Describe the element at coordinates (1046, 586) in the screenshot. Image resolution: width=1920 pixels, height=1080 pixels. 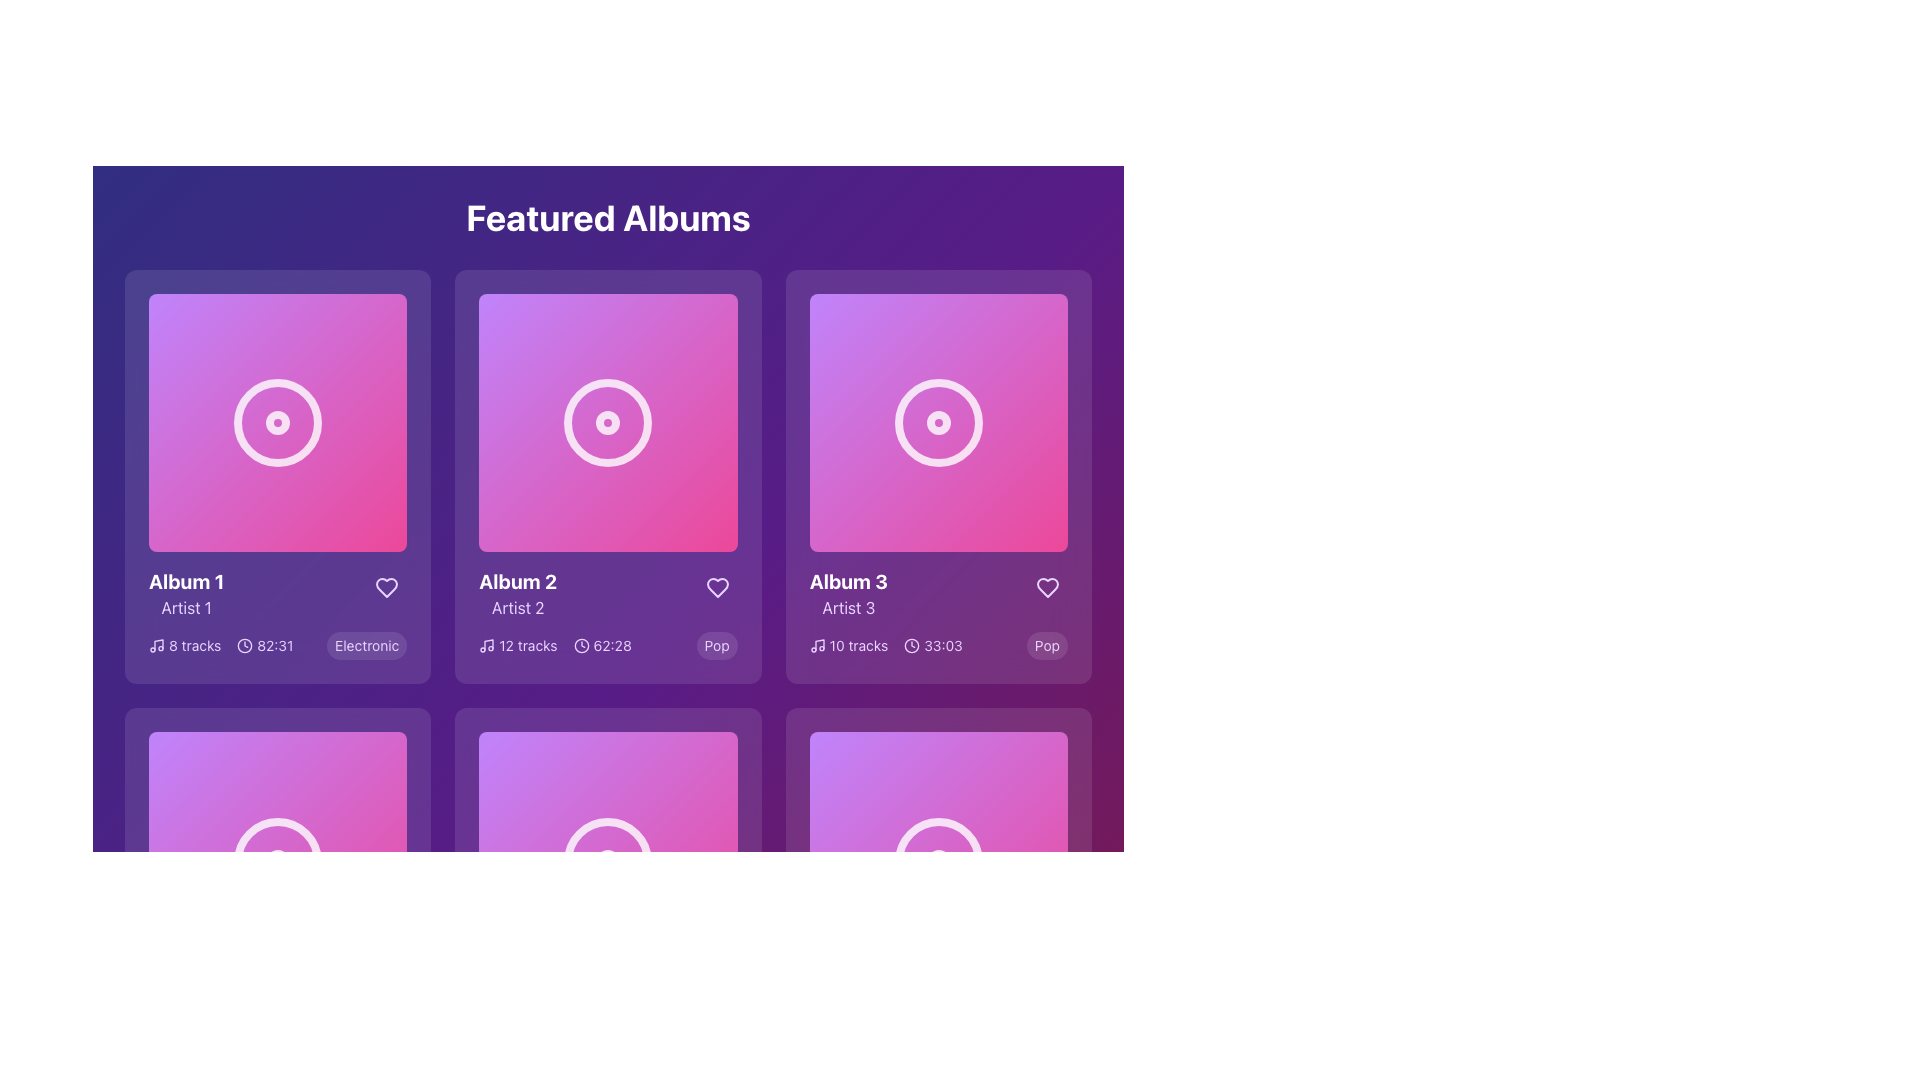
I see `the heart-shaped icon button with a light purple outline located at the top-right corner of the 'Album 3' card to like or unlike the album` at that location.